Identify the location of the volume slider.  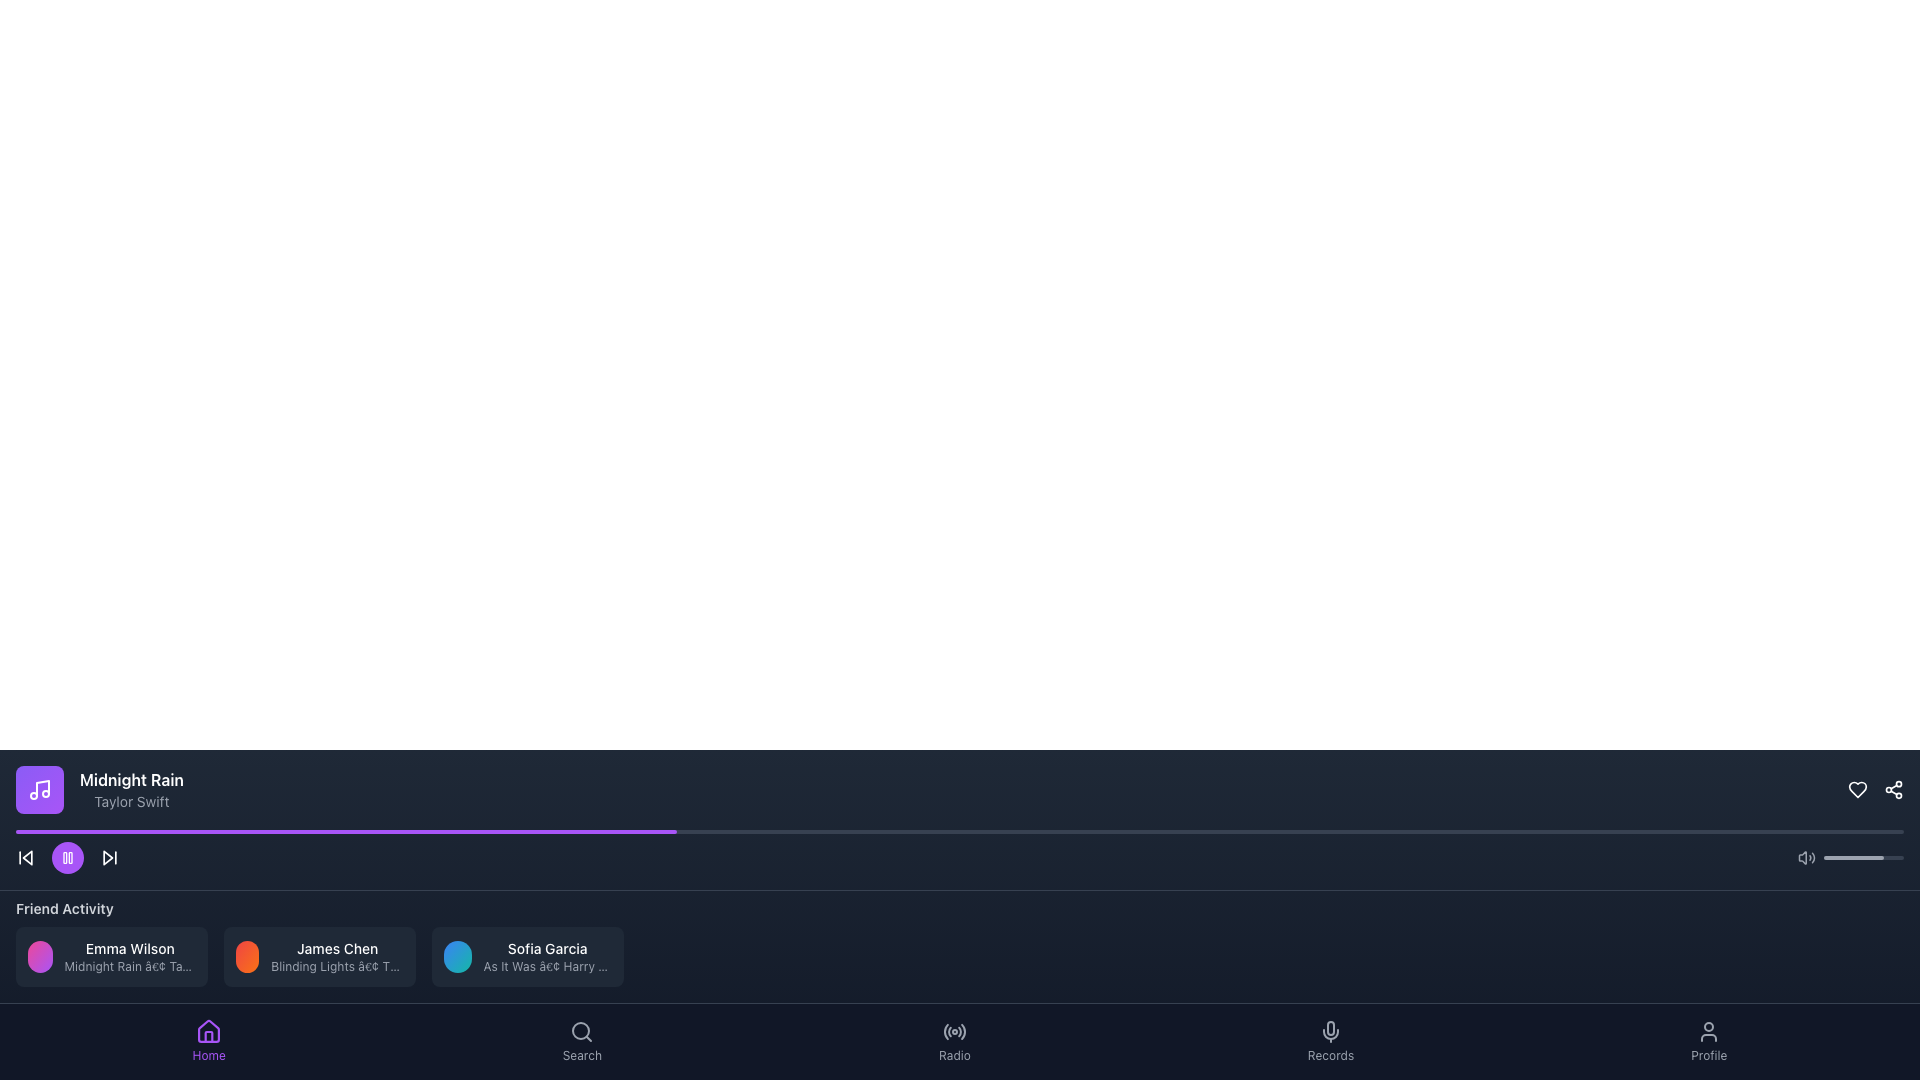
(1880, 856).